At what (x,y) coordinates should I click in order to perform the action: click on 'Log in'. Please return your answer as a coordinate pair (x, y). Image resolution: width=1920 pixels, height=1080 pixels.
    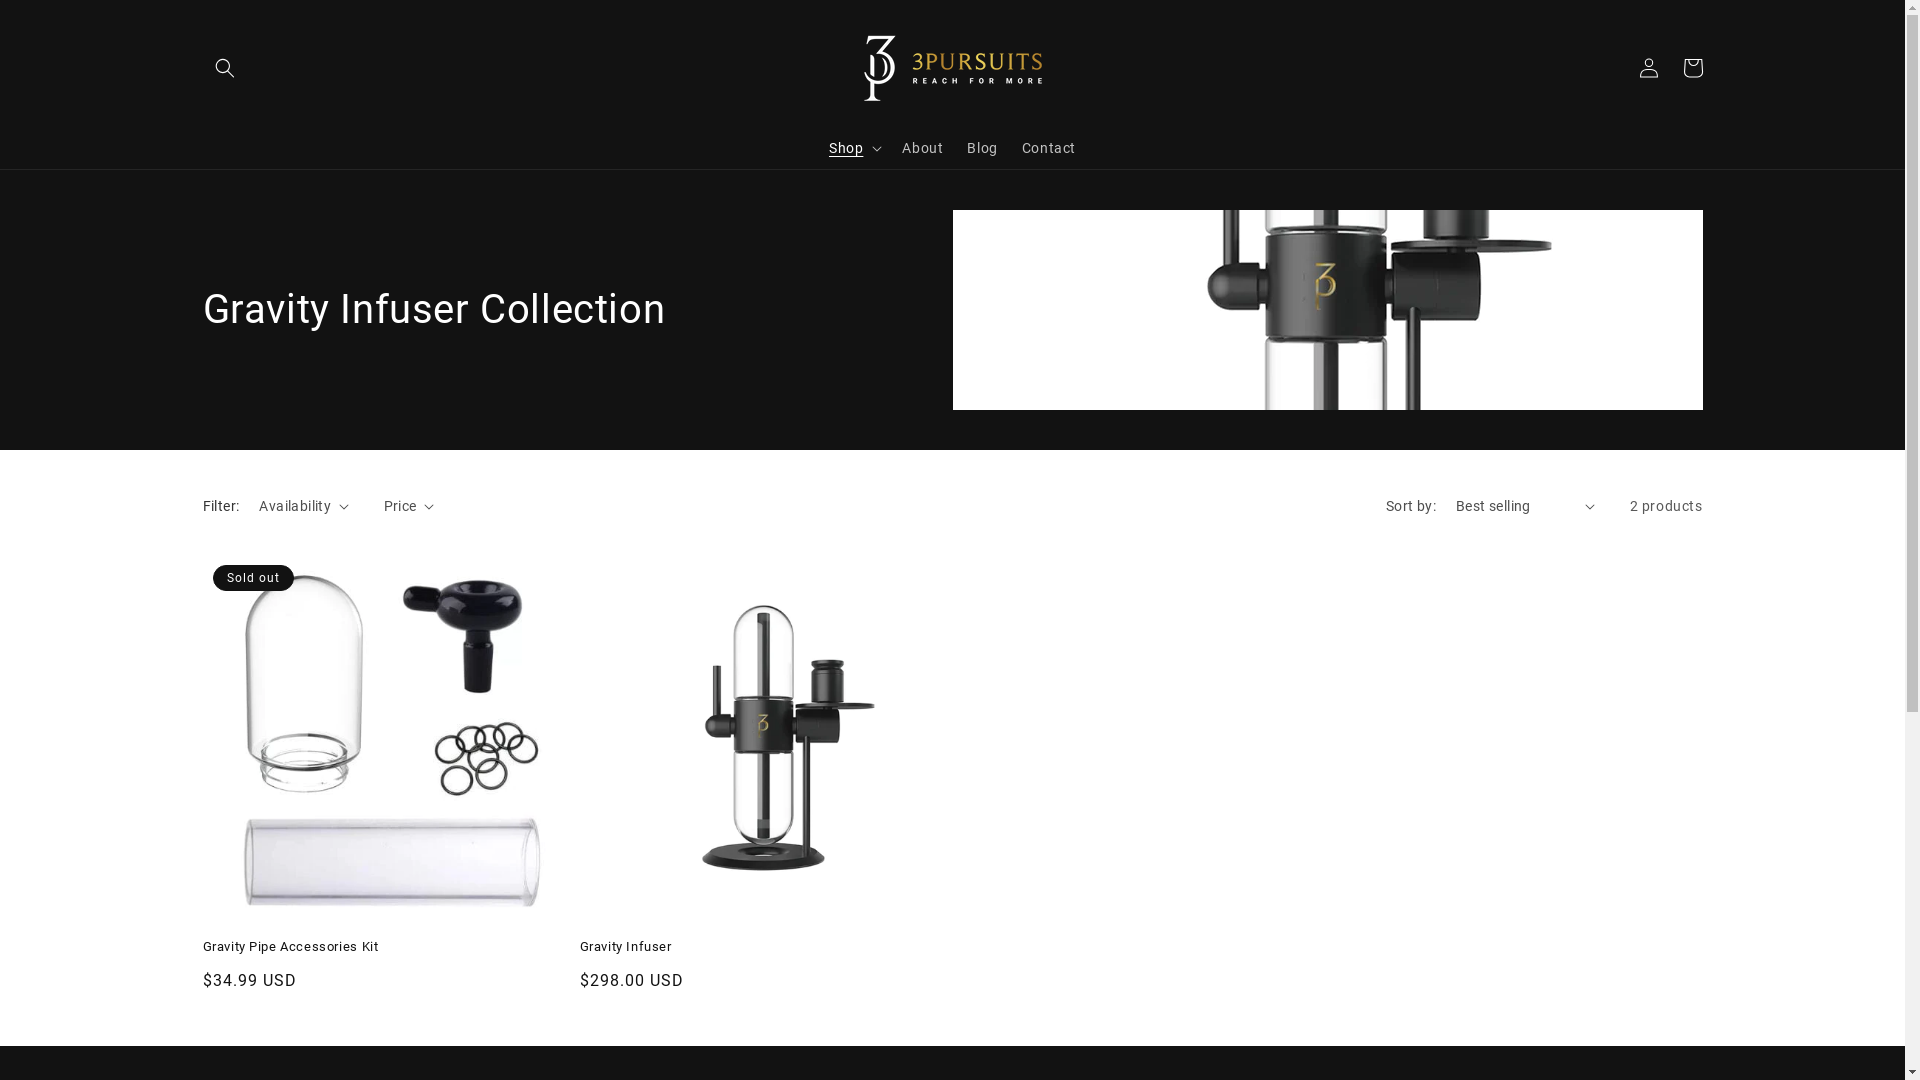
    Looking at the image, I should click on (1647, 67).